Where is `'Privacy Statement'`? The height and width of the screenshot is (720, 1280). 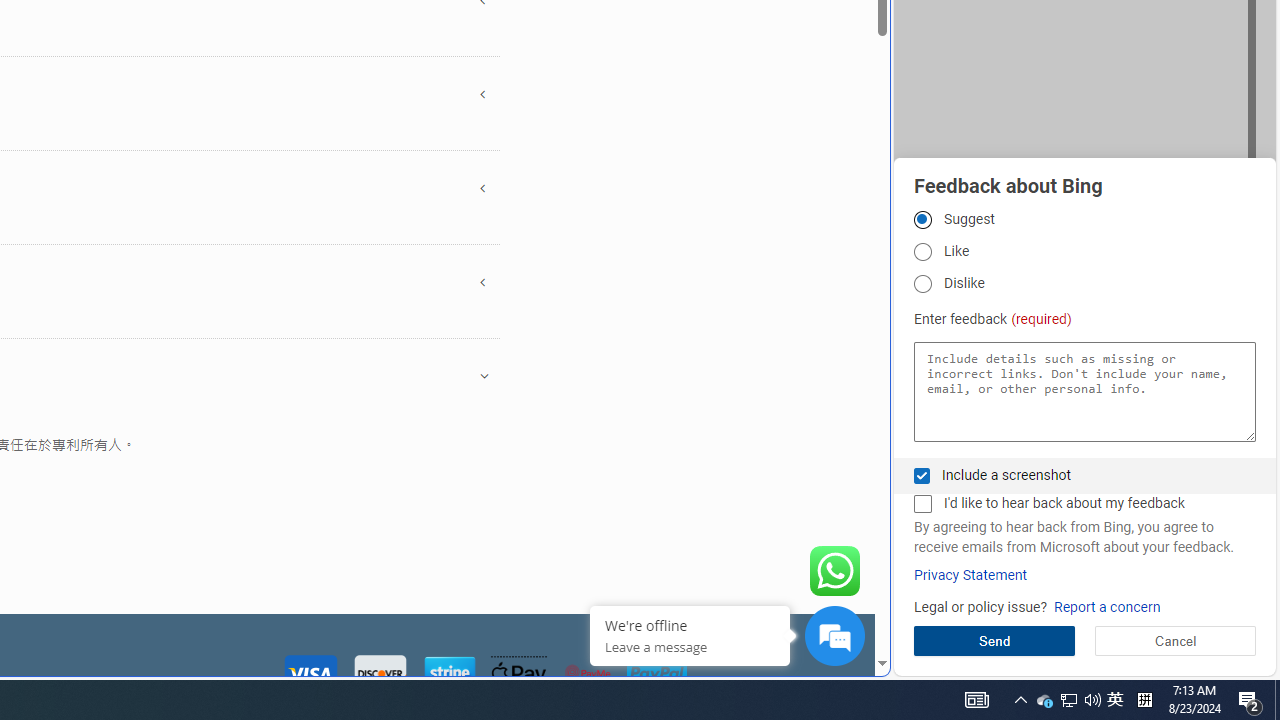 'Privacy Statement' is located at coordinates (970, 575).